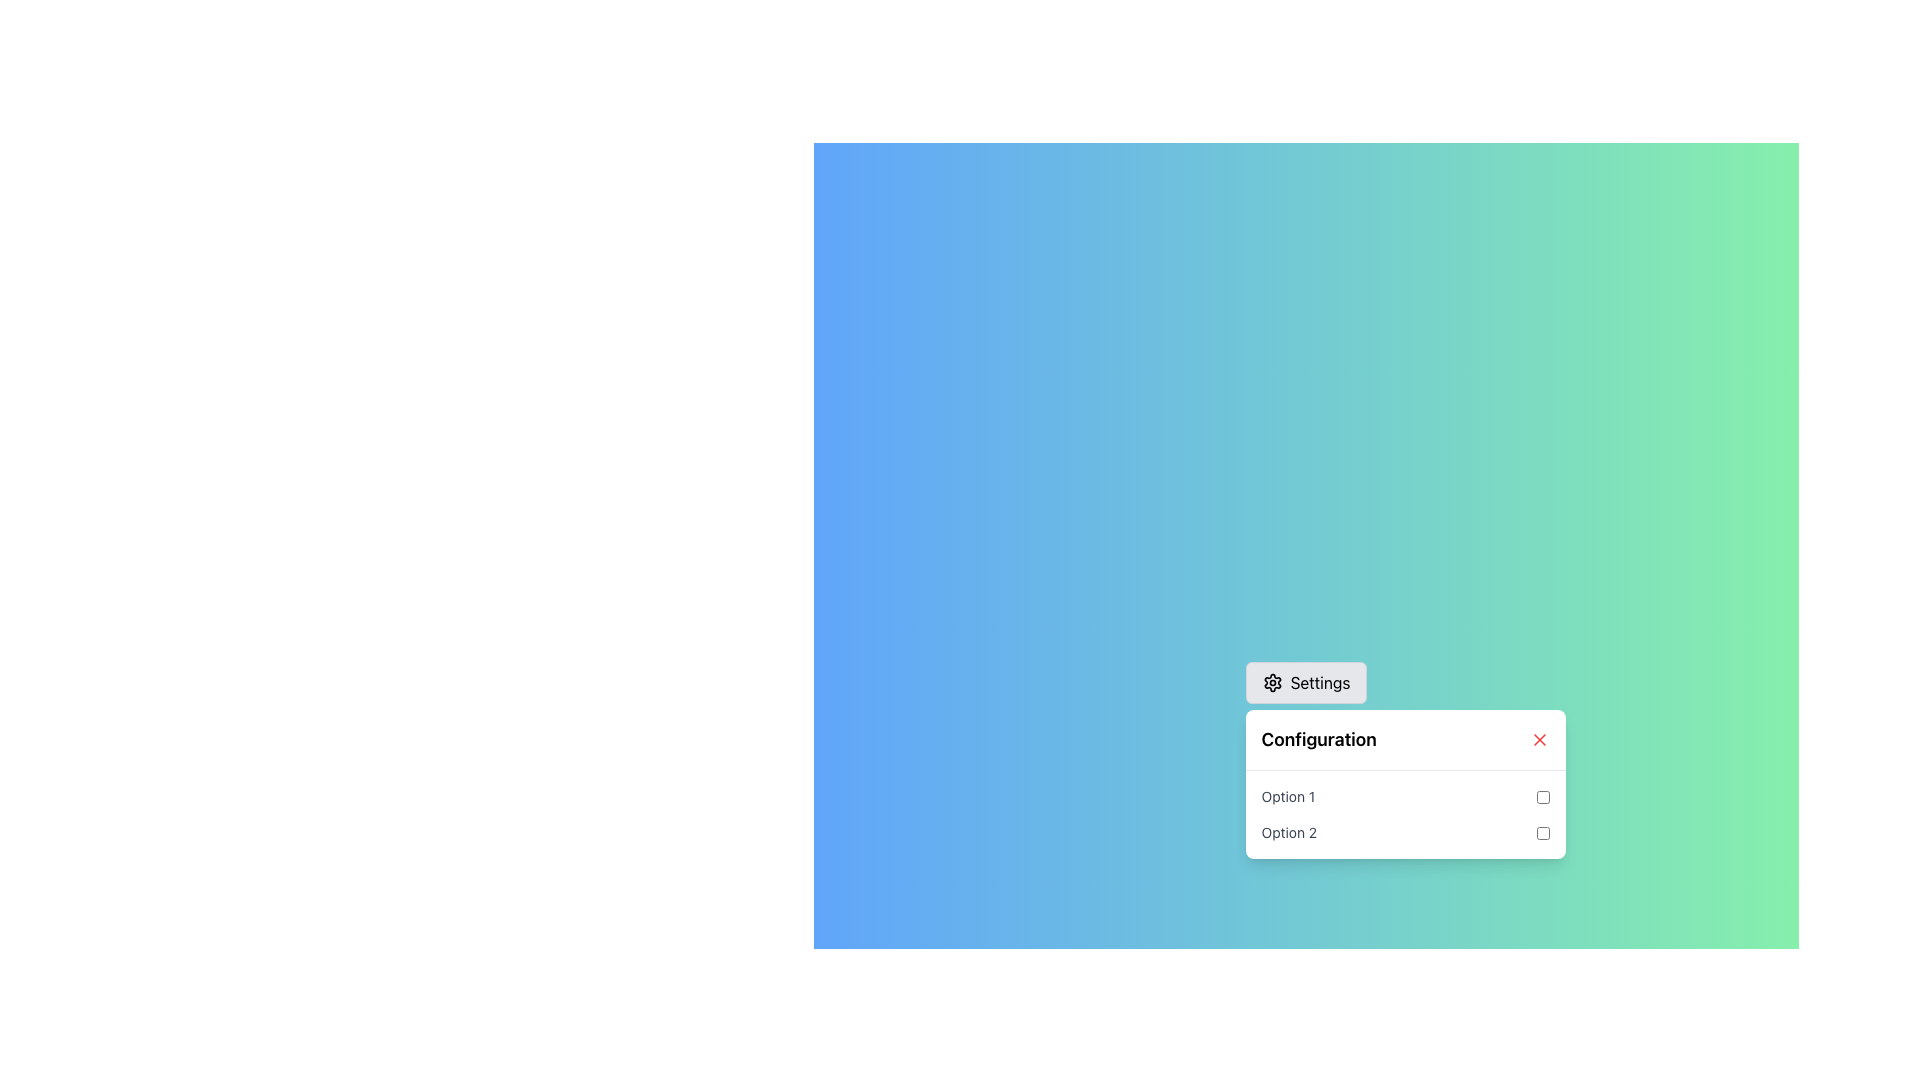  What do you see at coordinates (1319, 740) in the screenshot?
I see `the Static Text element that serves as the title or identifier for the 'Configuration' section, positioned to the left of the icon and close button` at bounding box center [1319, 740].